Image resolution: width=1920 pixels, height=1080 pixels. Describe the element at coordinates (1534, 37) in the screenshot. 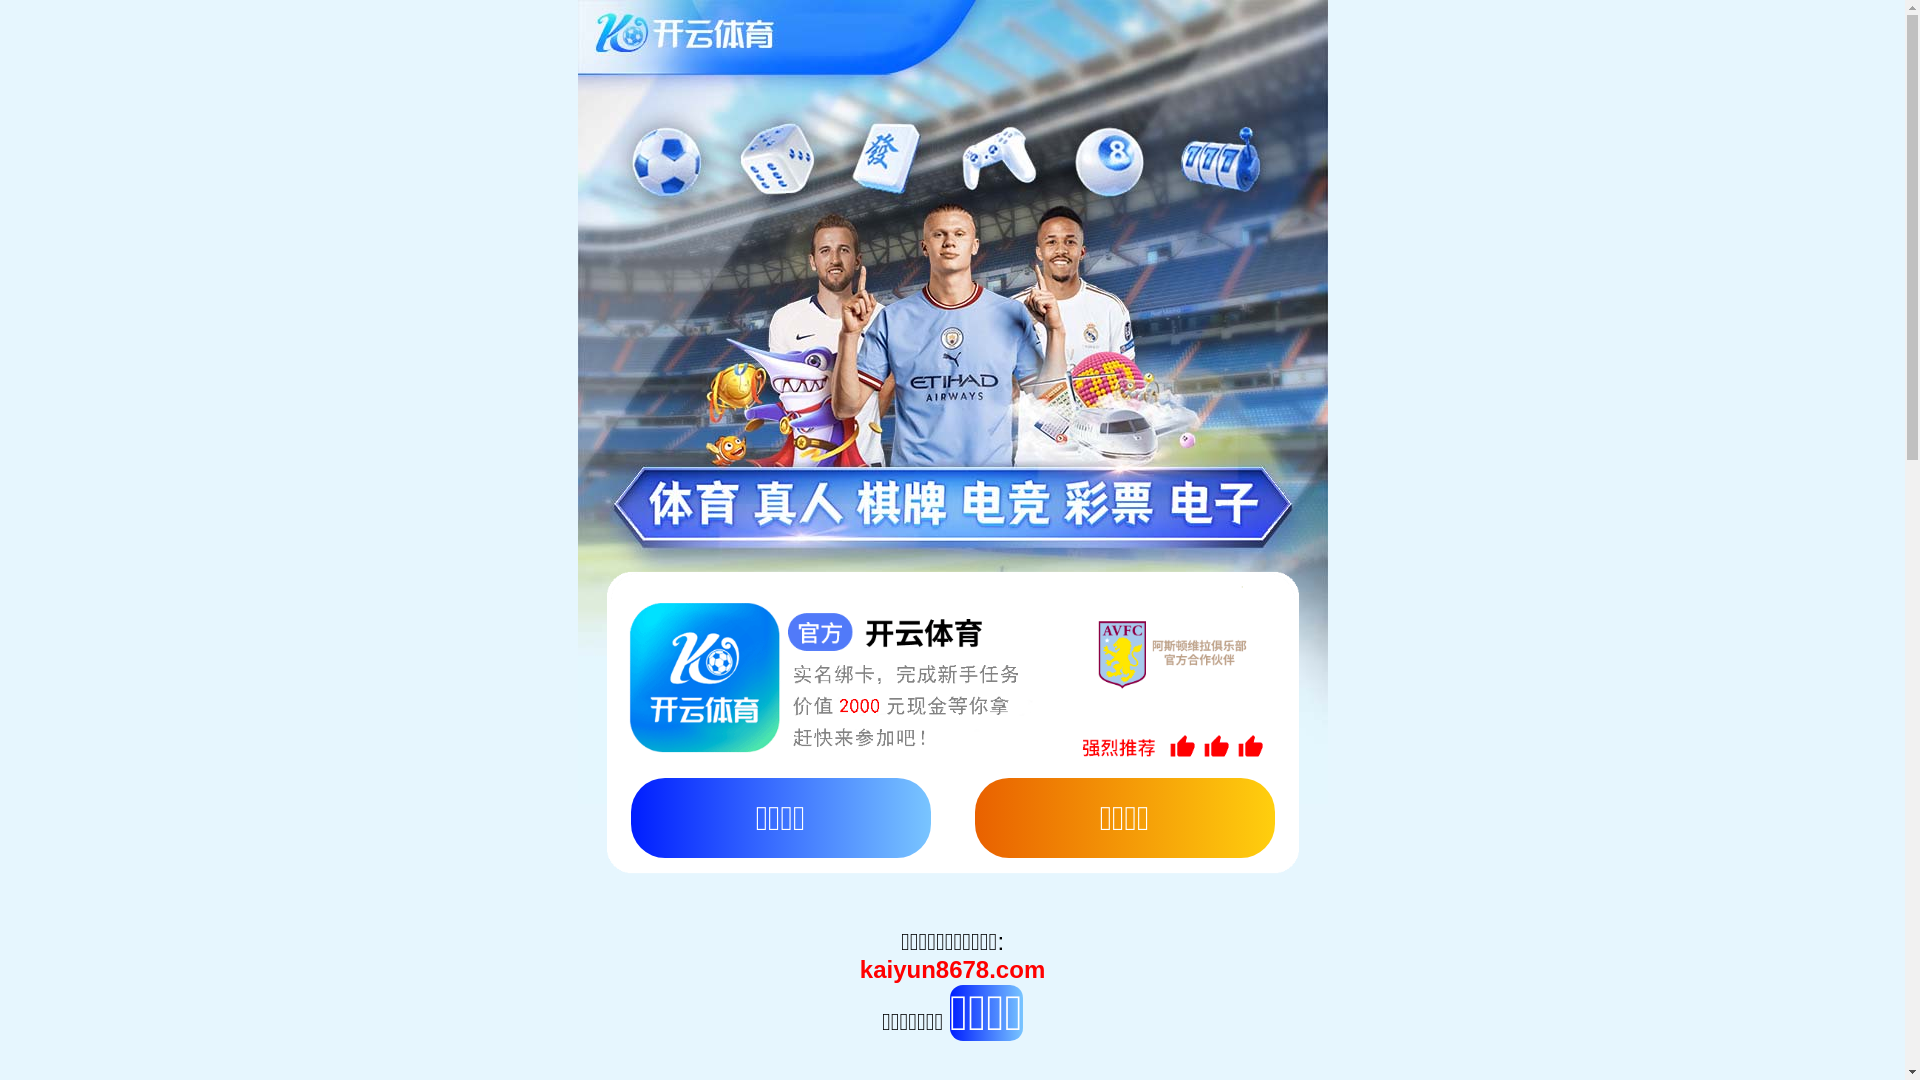

I see `' '` at that location.